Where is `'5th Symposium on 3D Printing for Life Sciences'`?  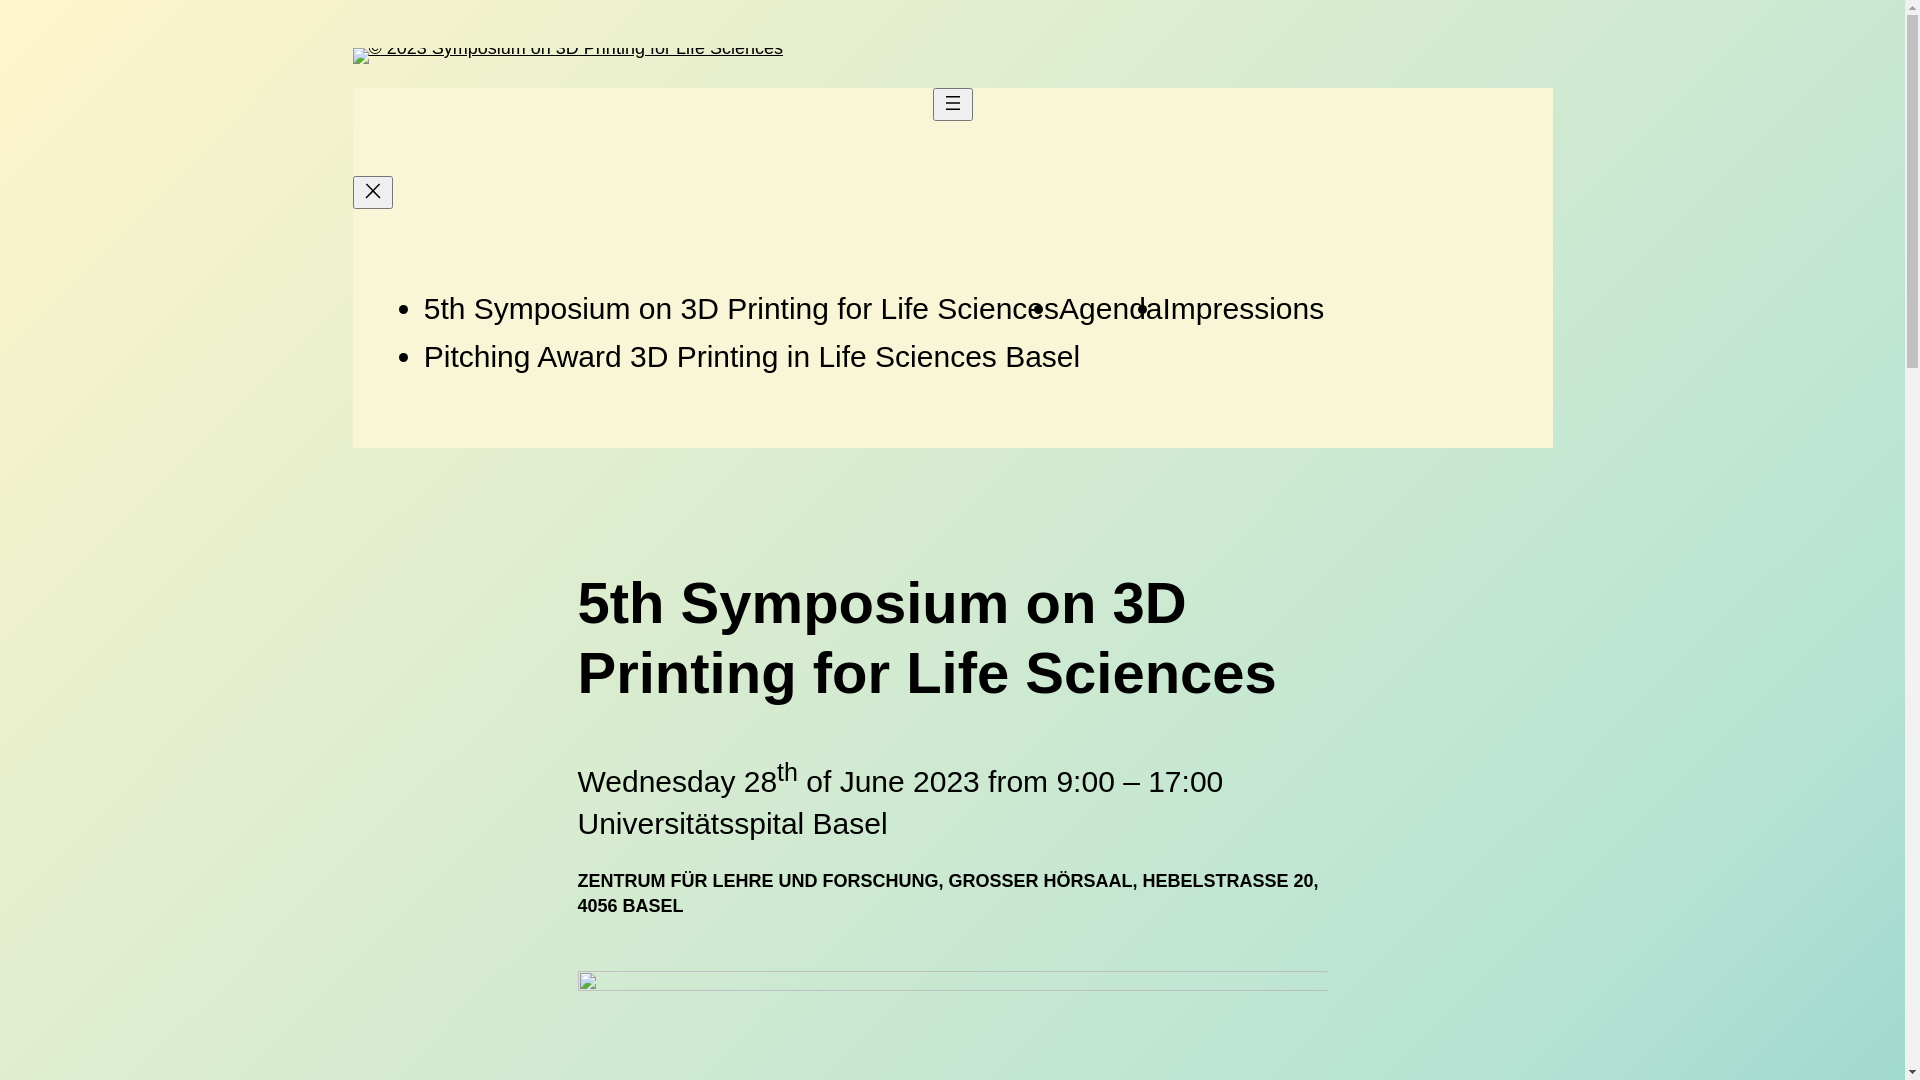
'5th Symposium on 3D Printing for Life Sciences' is located at coordinates (740, 308).